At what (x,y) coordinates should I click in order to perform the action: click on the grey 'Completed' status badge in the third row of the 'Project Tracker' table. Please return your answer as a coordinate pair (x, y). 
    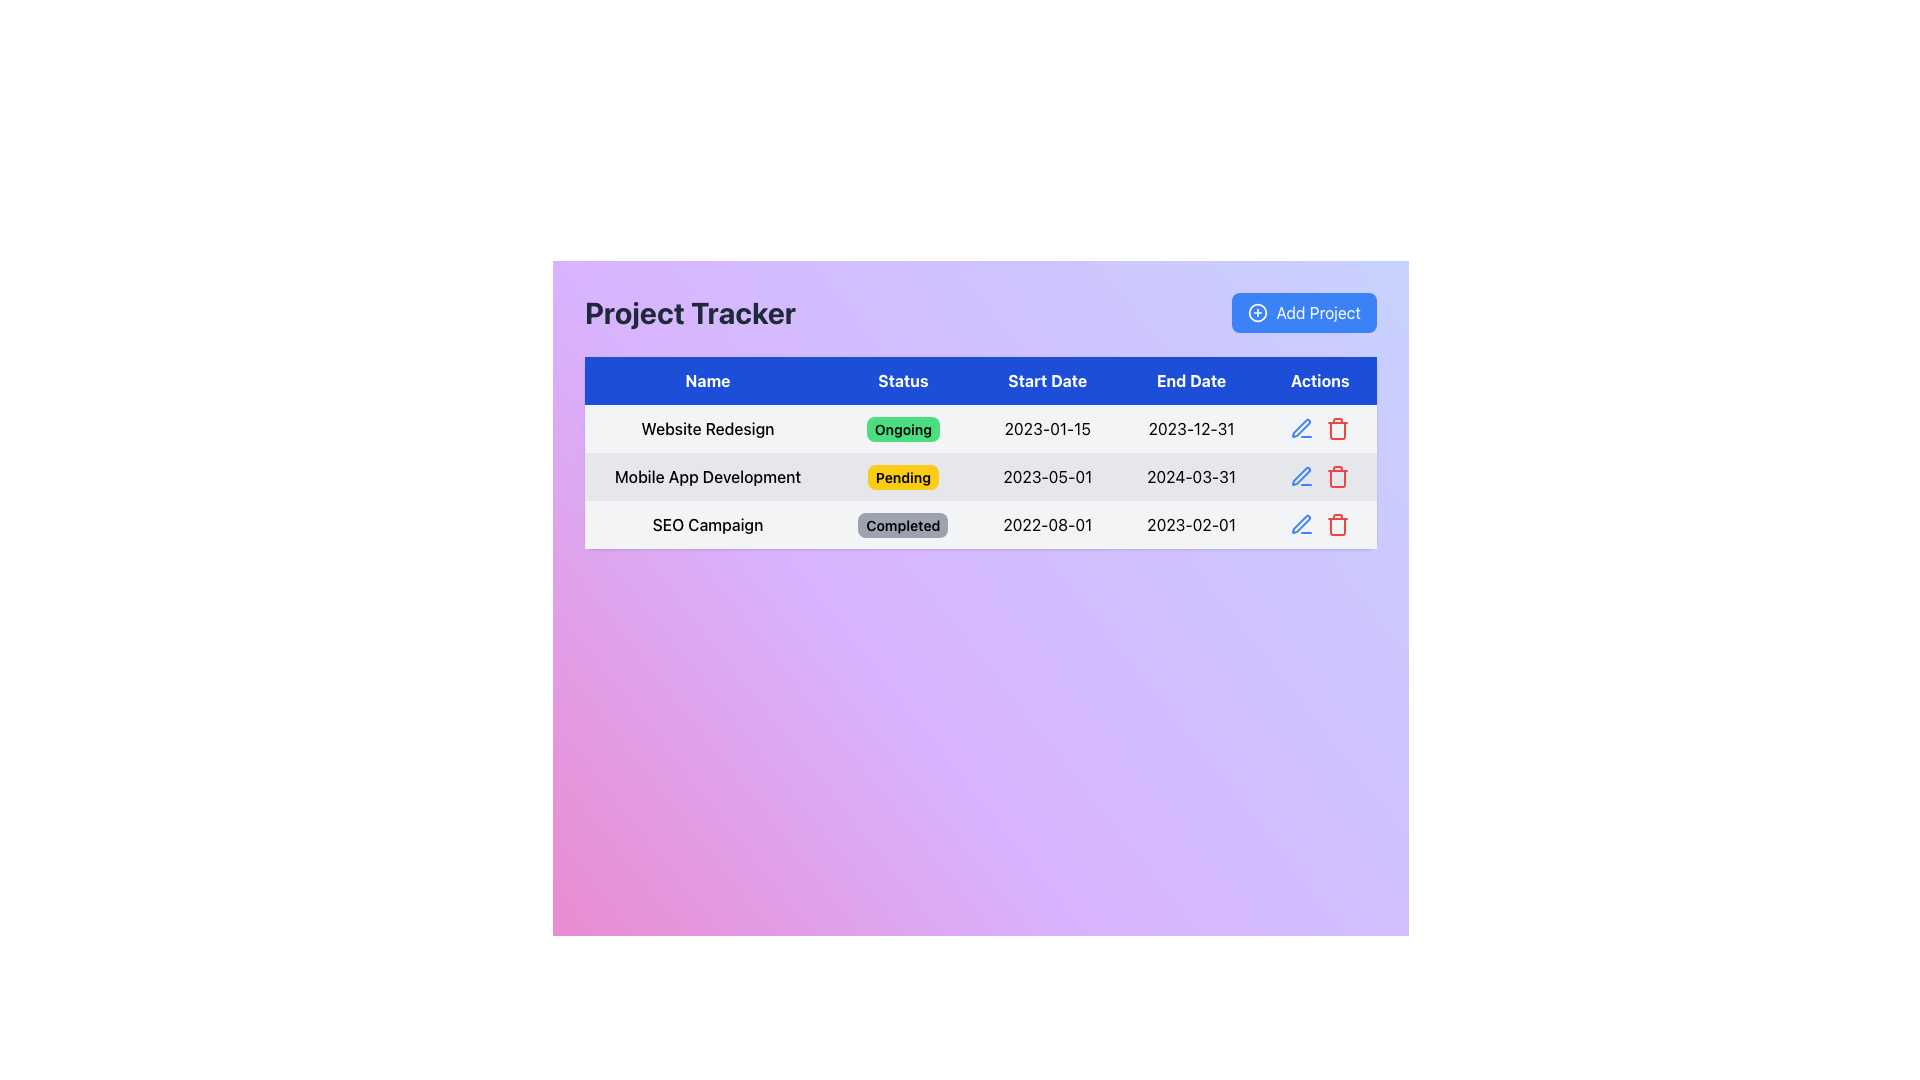
    Looking at the image, I should click on (980, 523).